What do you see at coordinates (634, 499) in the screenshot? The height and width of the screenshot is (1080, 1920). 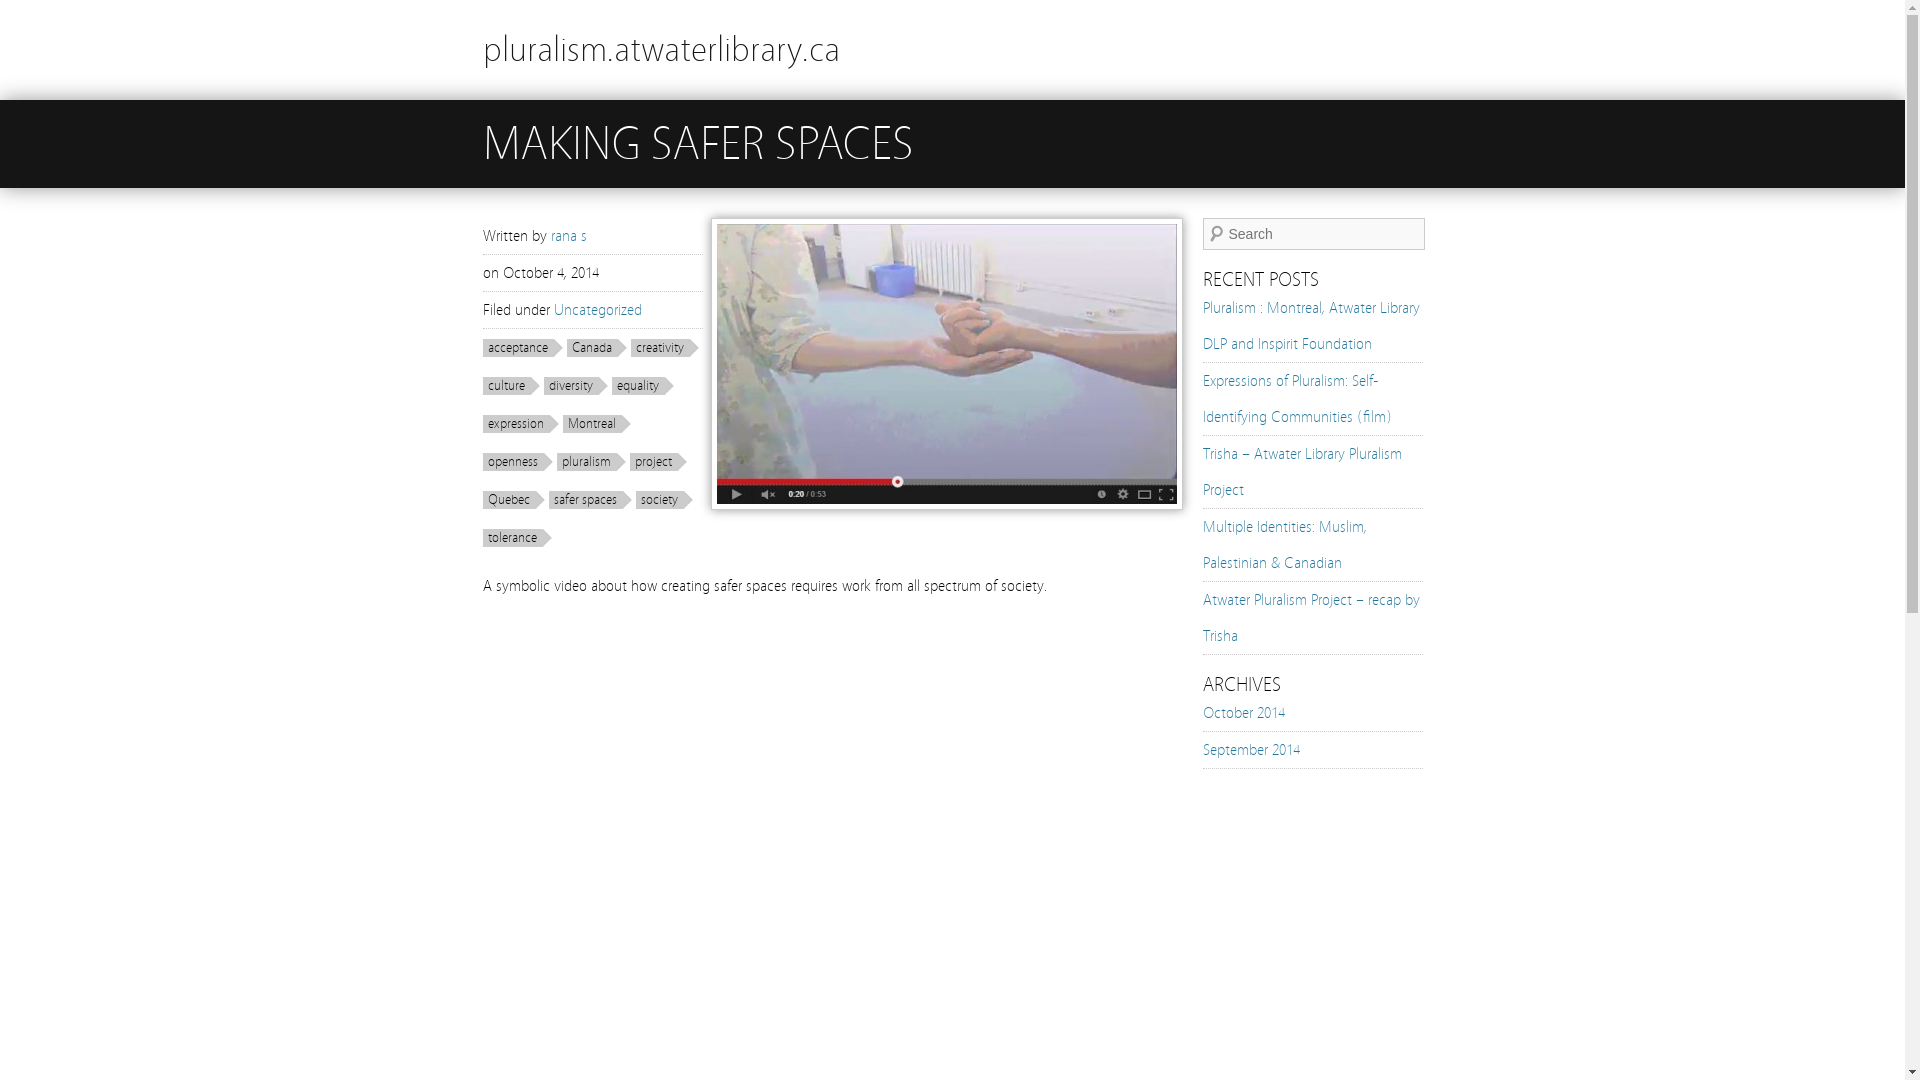 I see `'society'` at bounding box center [634, 499].